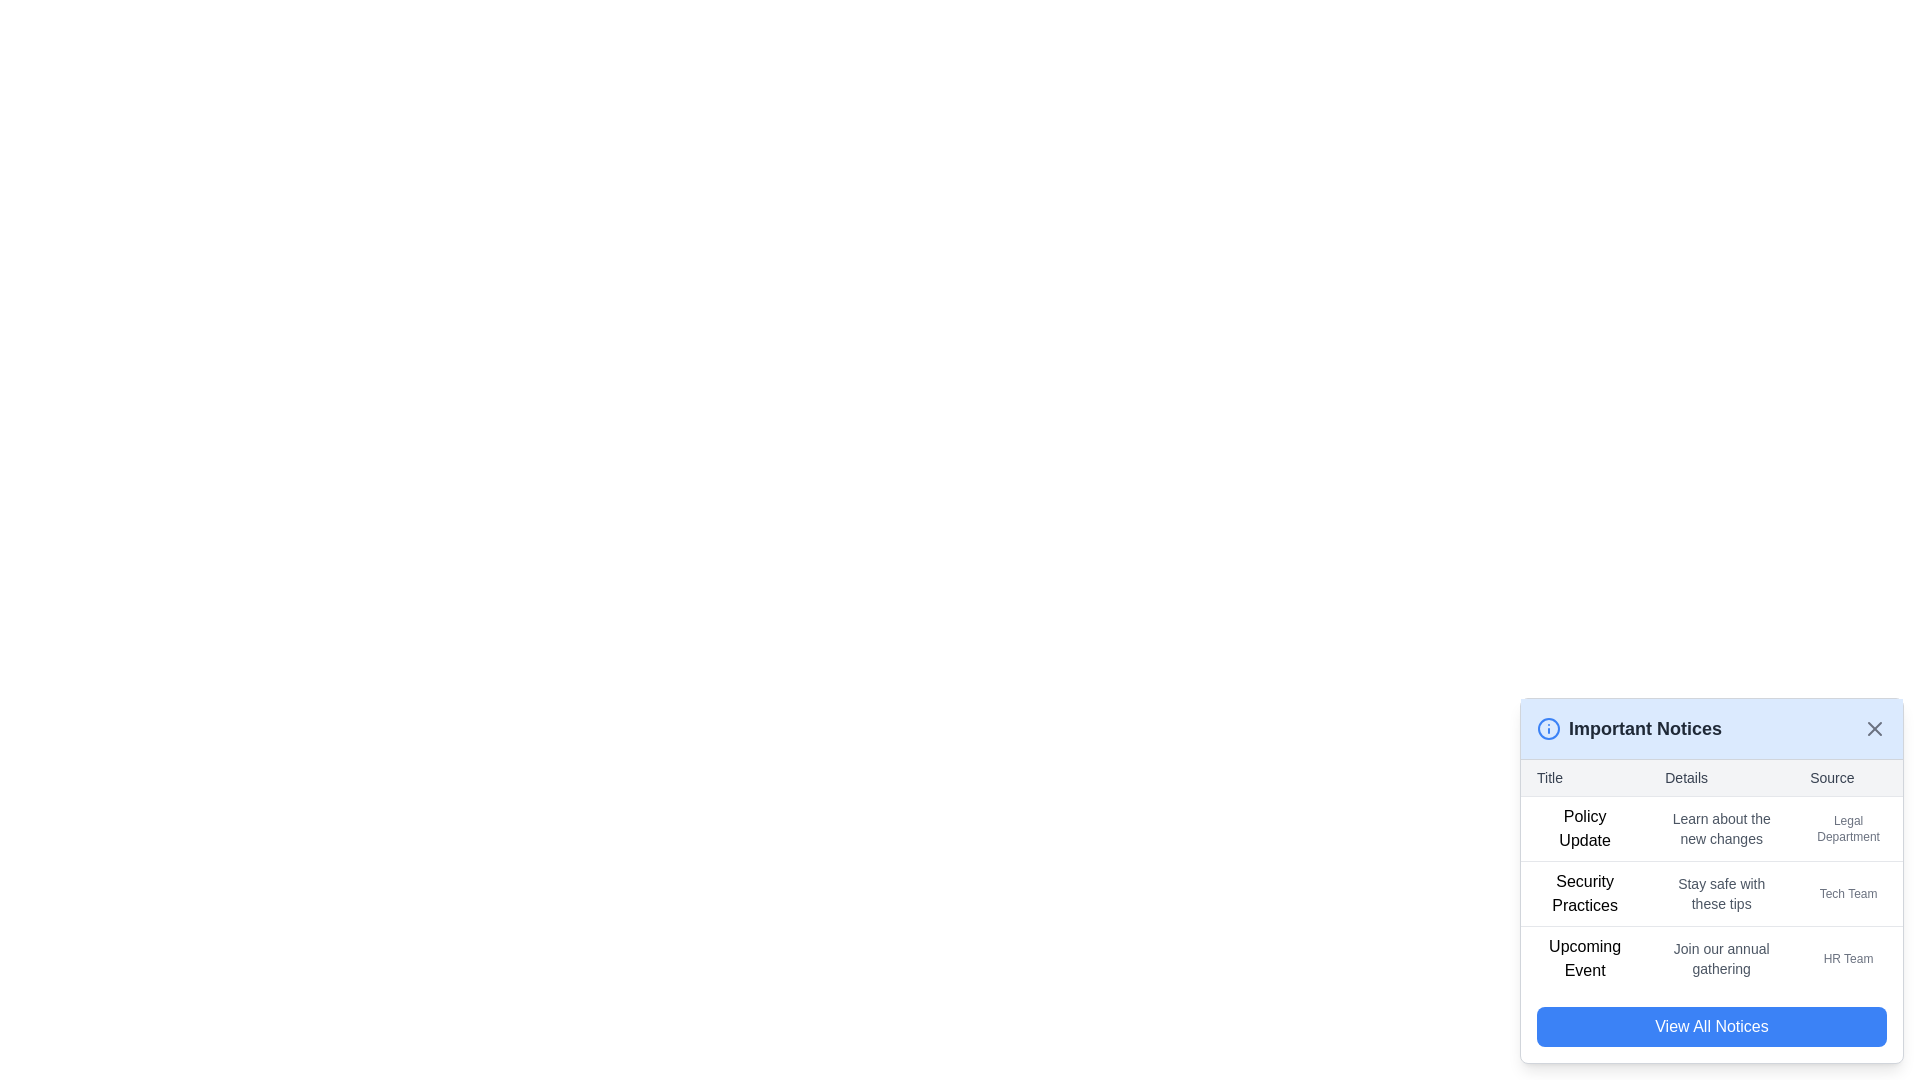 This screenshot has height=1080, width=1920. Describe the element at coordinates (1645, 729) in the screenshot. I see `the 'Important Notices' header text label located in the upper part of the notice panel layout, positioned to the right of a blue circular info icon` at that location.